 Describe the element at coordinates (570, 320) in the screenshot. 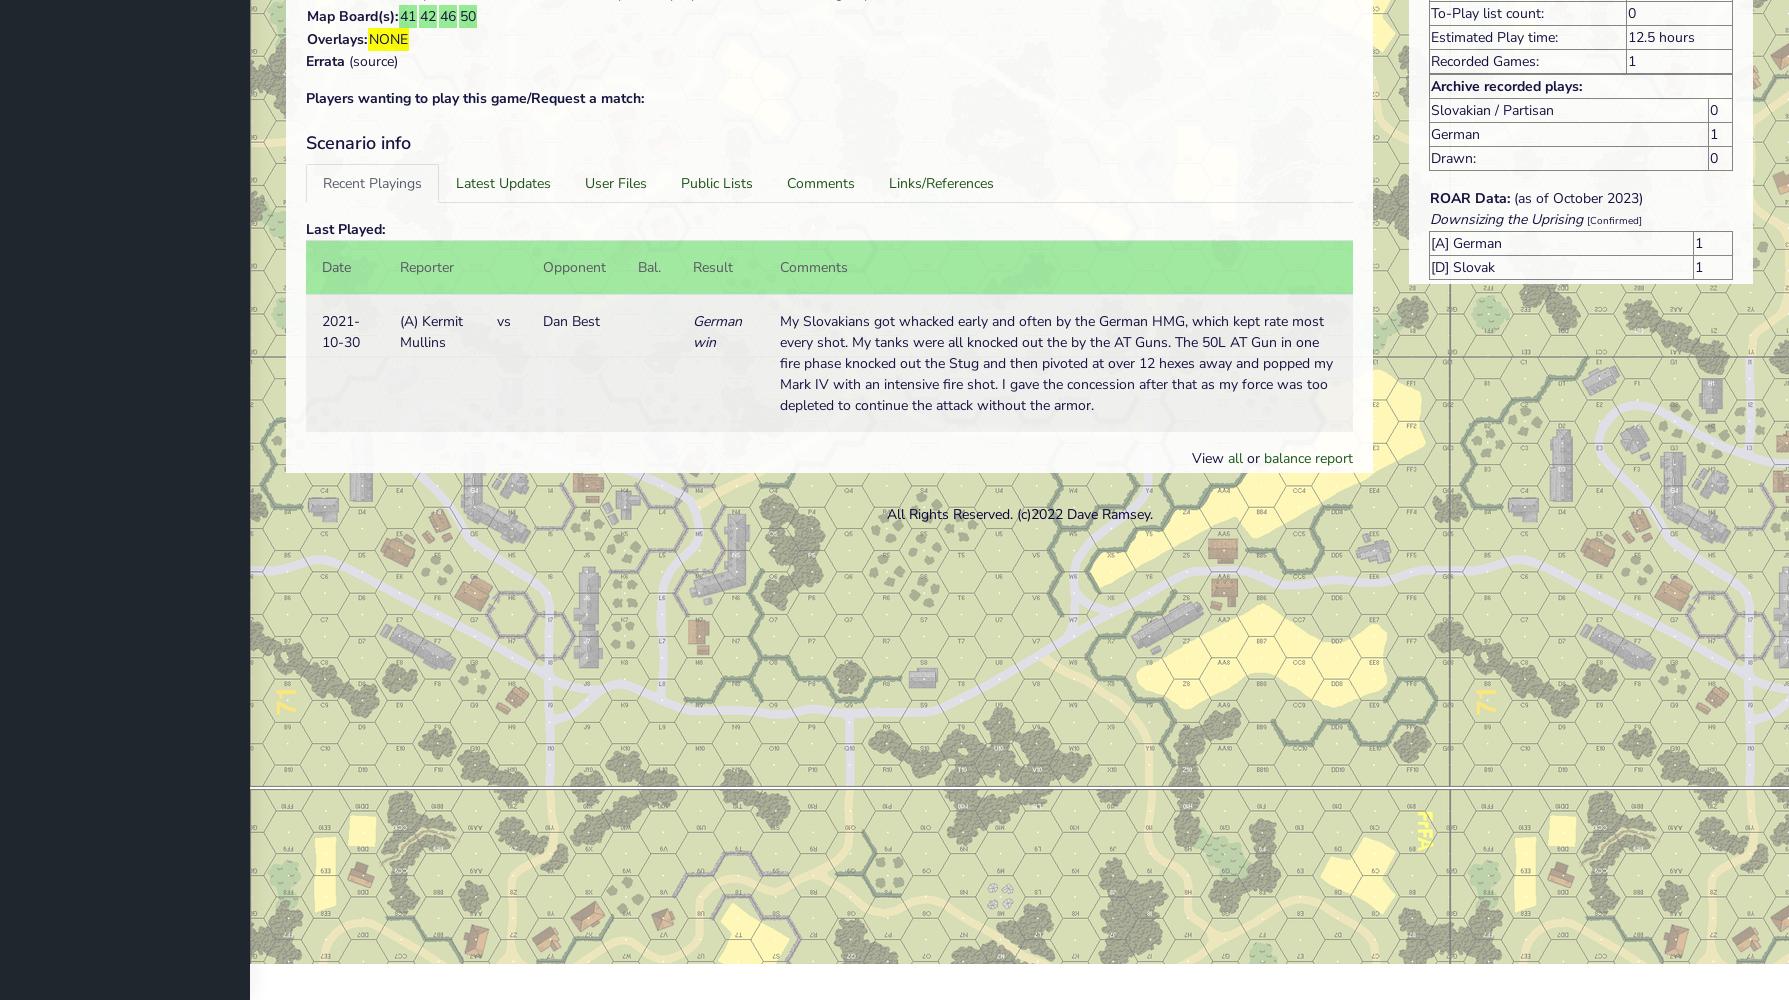

I see `'Dan Best'` at that location.